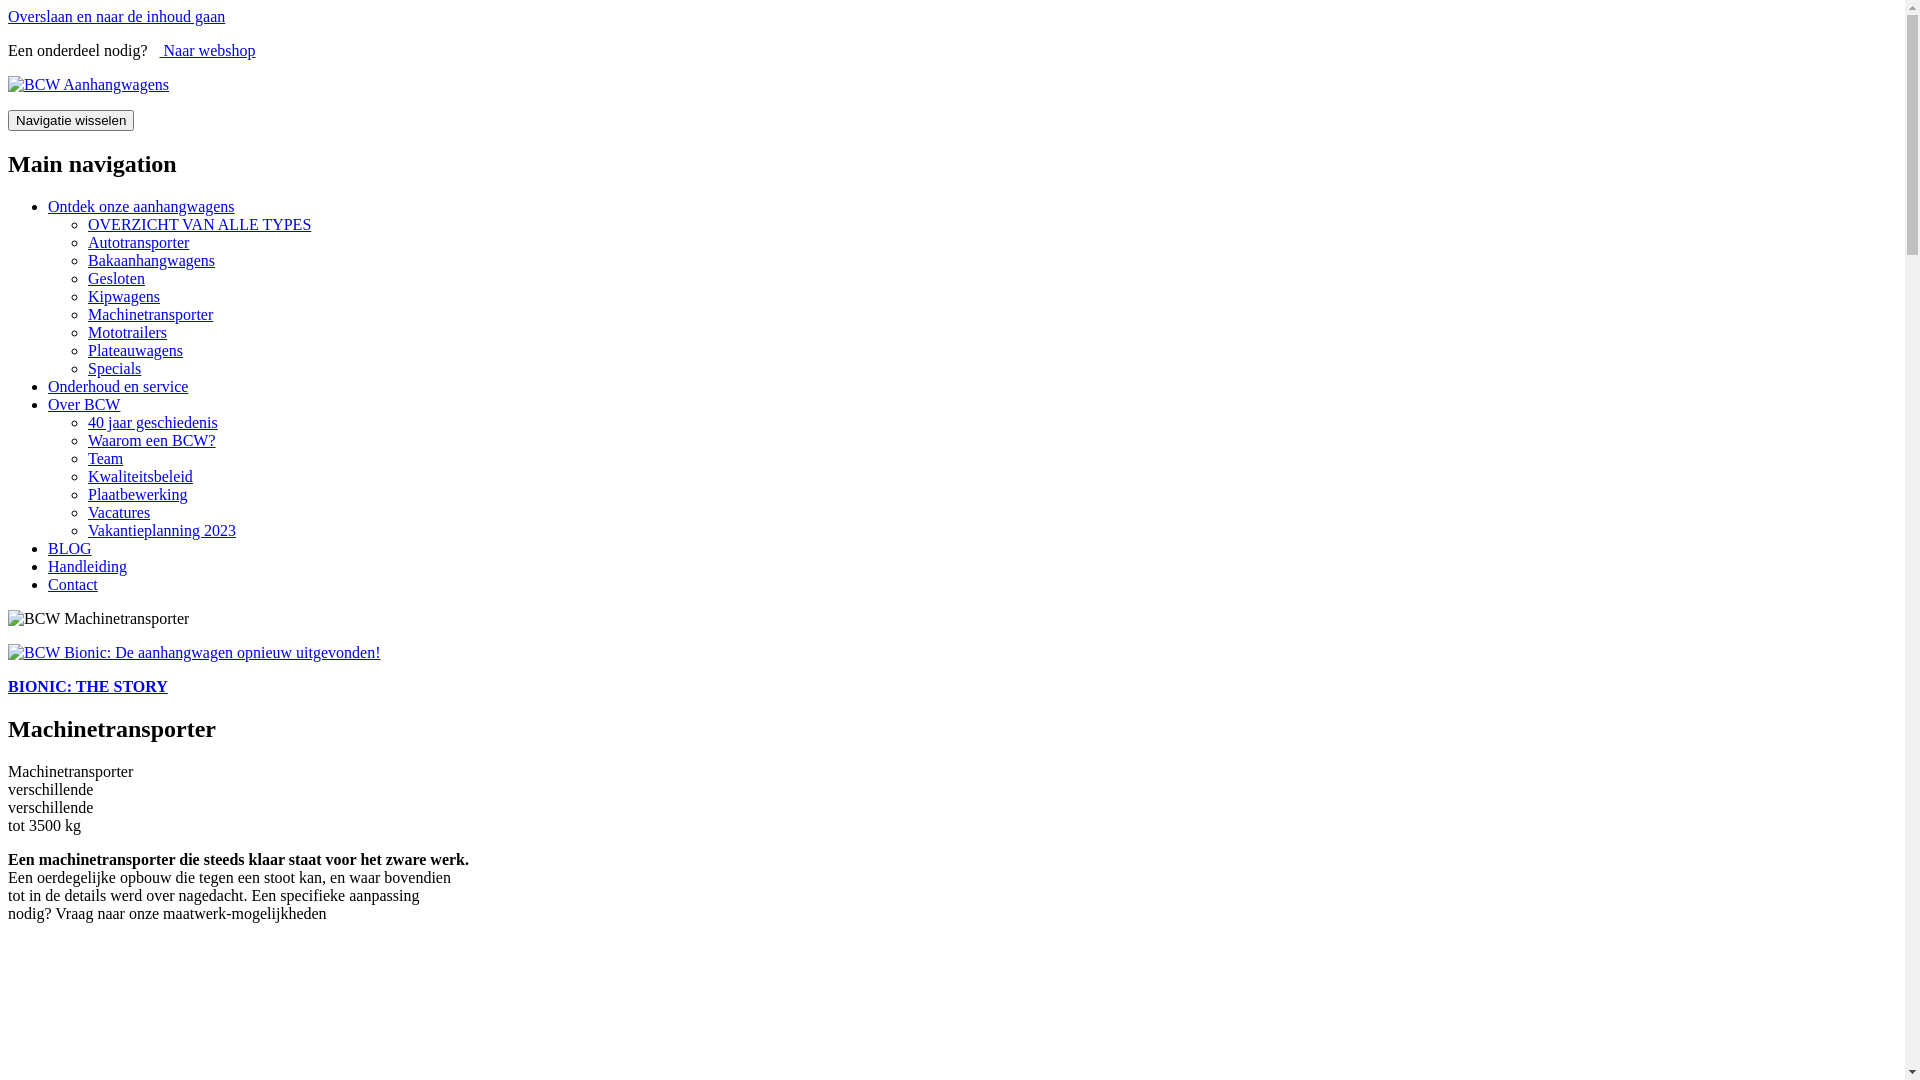  What do you see at coordinates (140, 206) in the screenshot?
I see `'Ontdek onze aanhangwagens'` at bounding box center [140, 206].